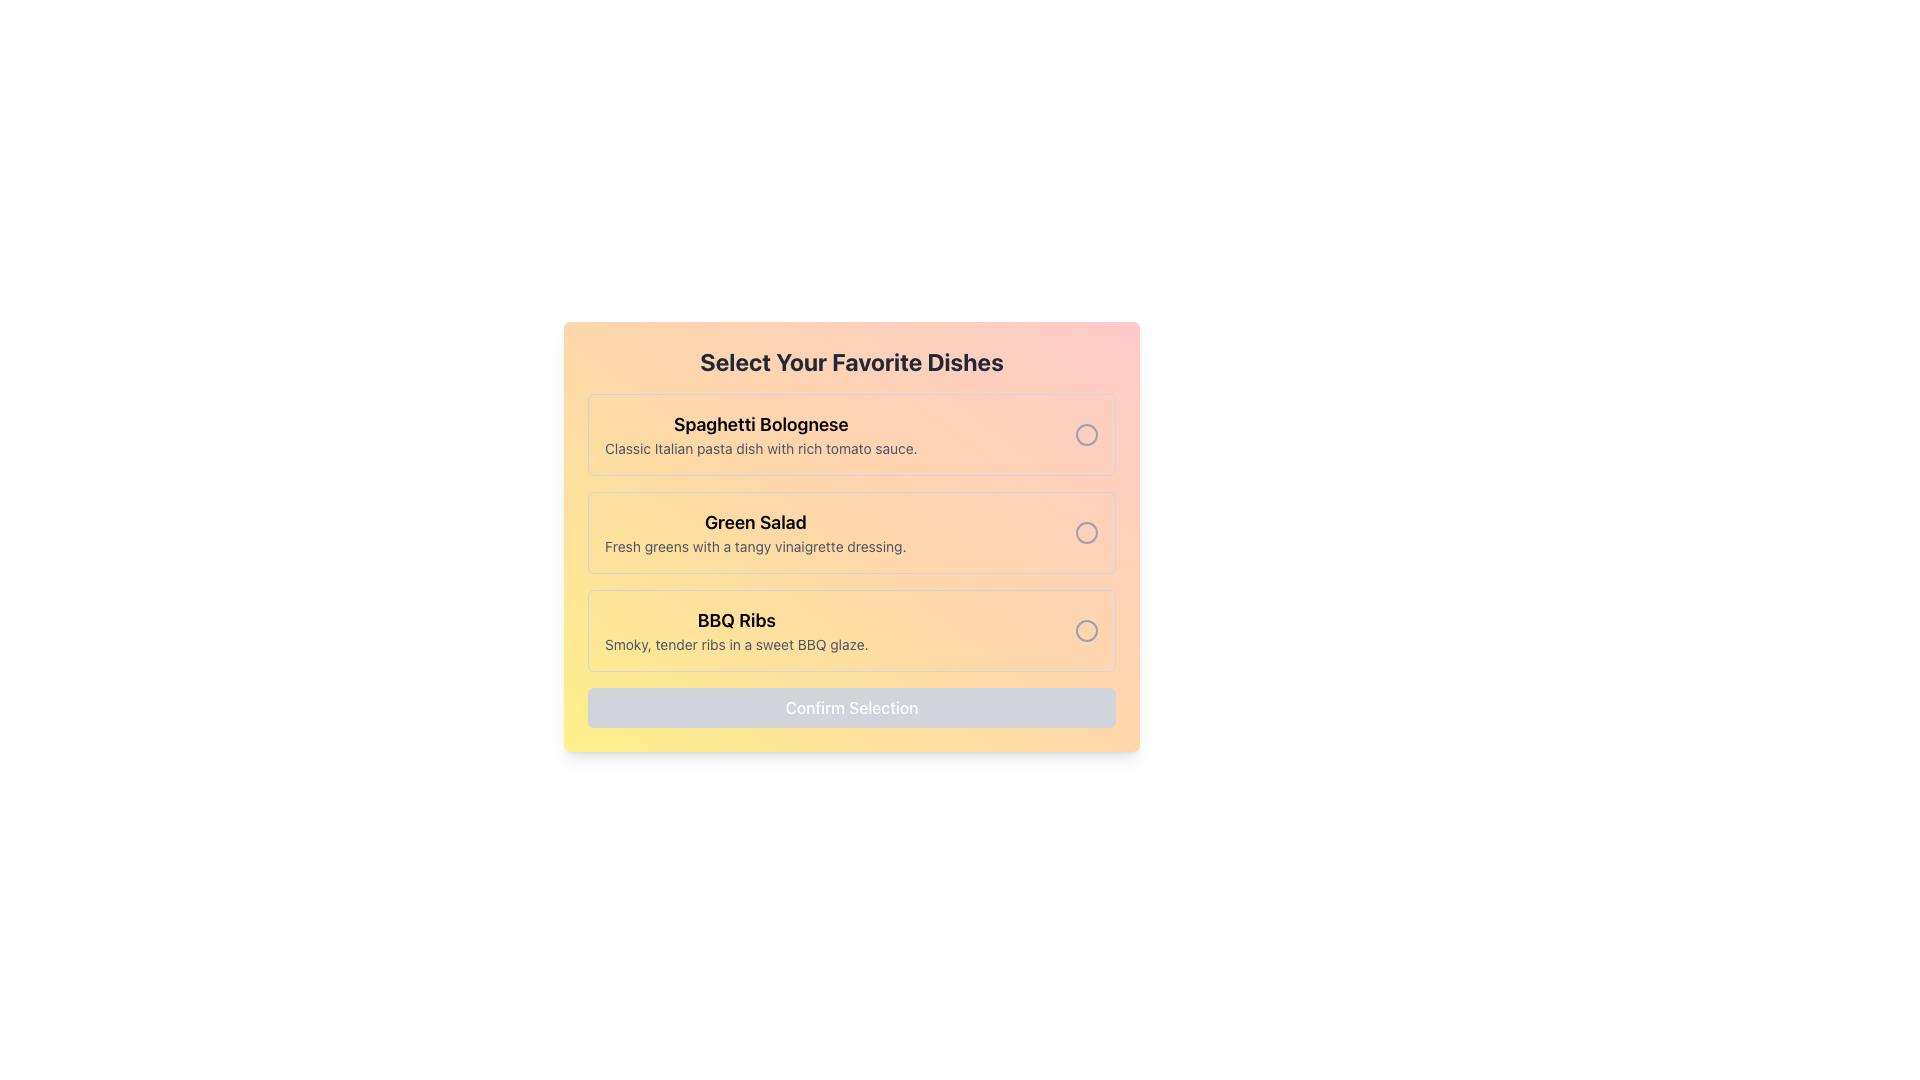  I want to click on the text label providing descriptive information about the 'Green Salad' option in the menu, located under the 'Green Salad' header, so click(754, 547).